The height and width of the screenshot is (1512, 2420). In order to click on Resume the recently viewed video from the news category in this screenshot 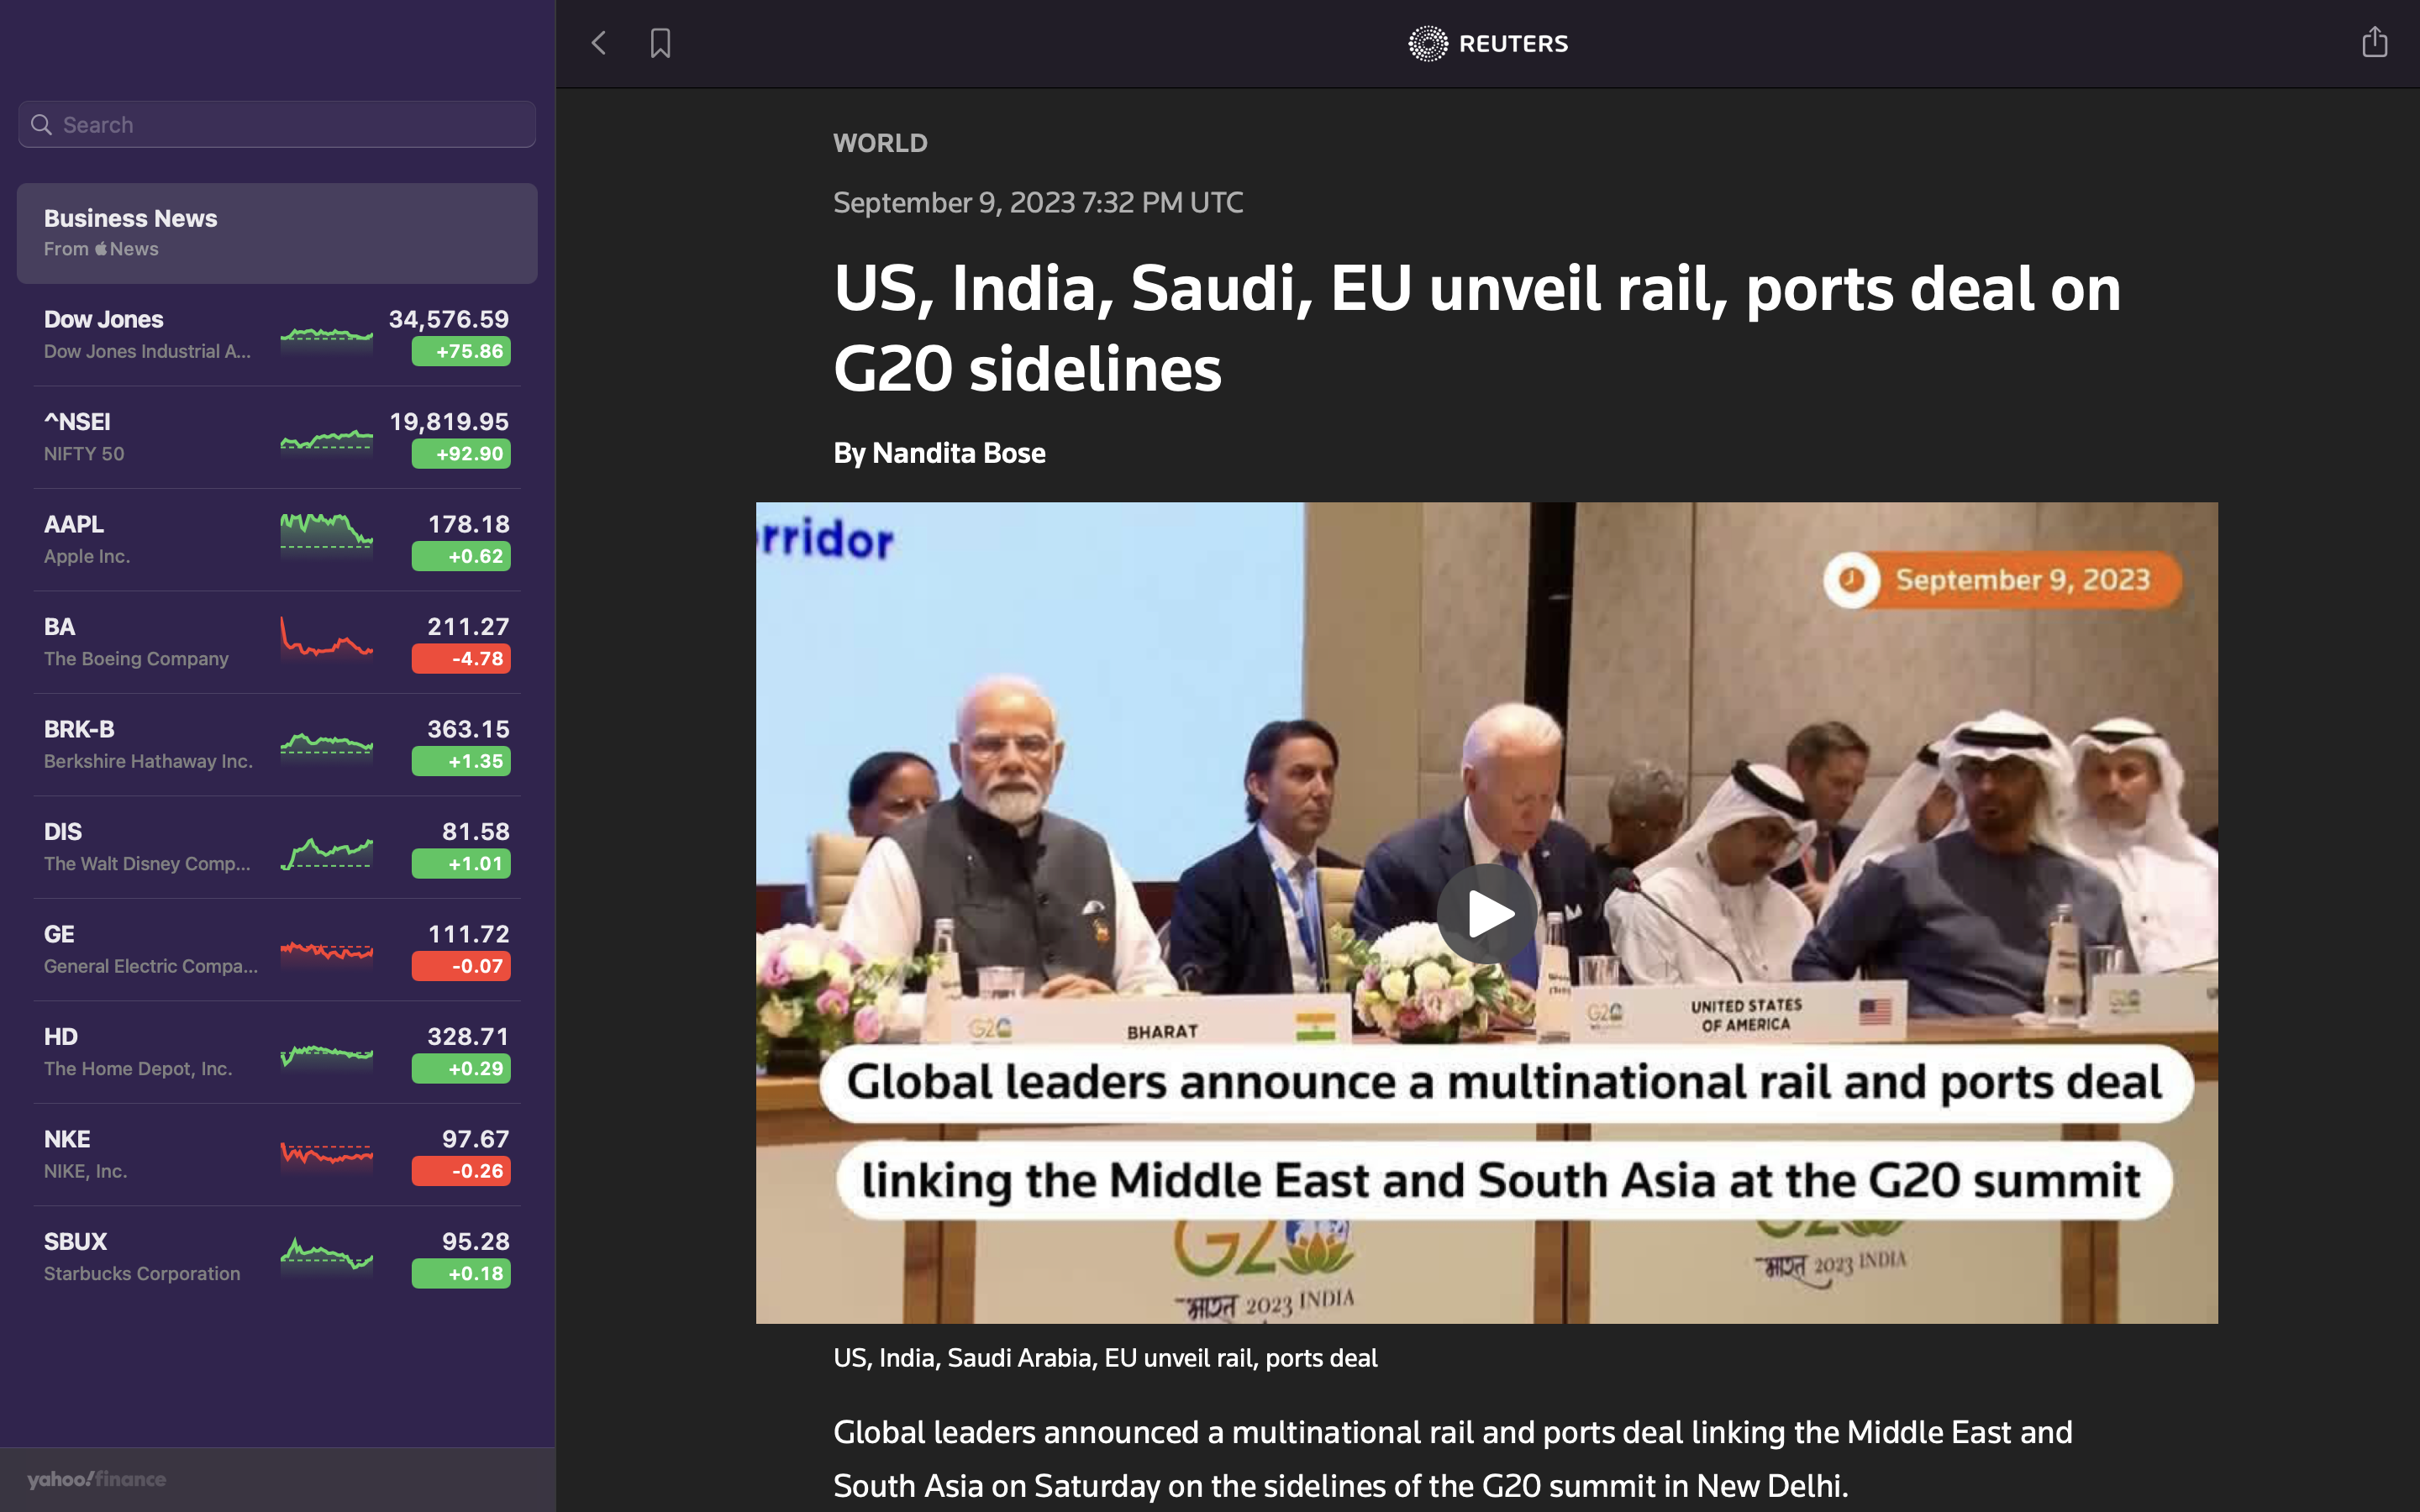, I will do `click(1488, 909)`.